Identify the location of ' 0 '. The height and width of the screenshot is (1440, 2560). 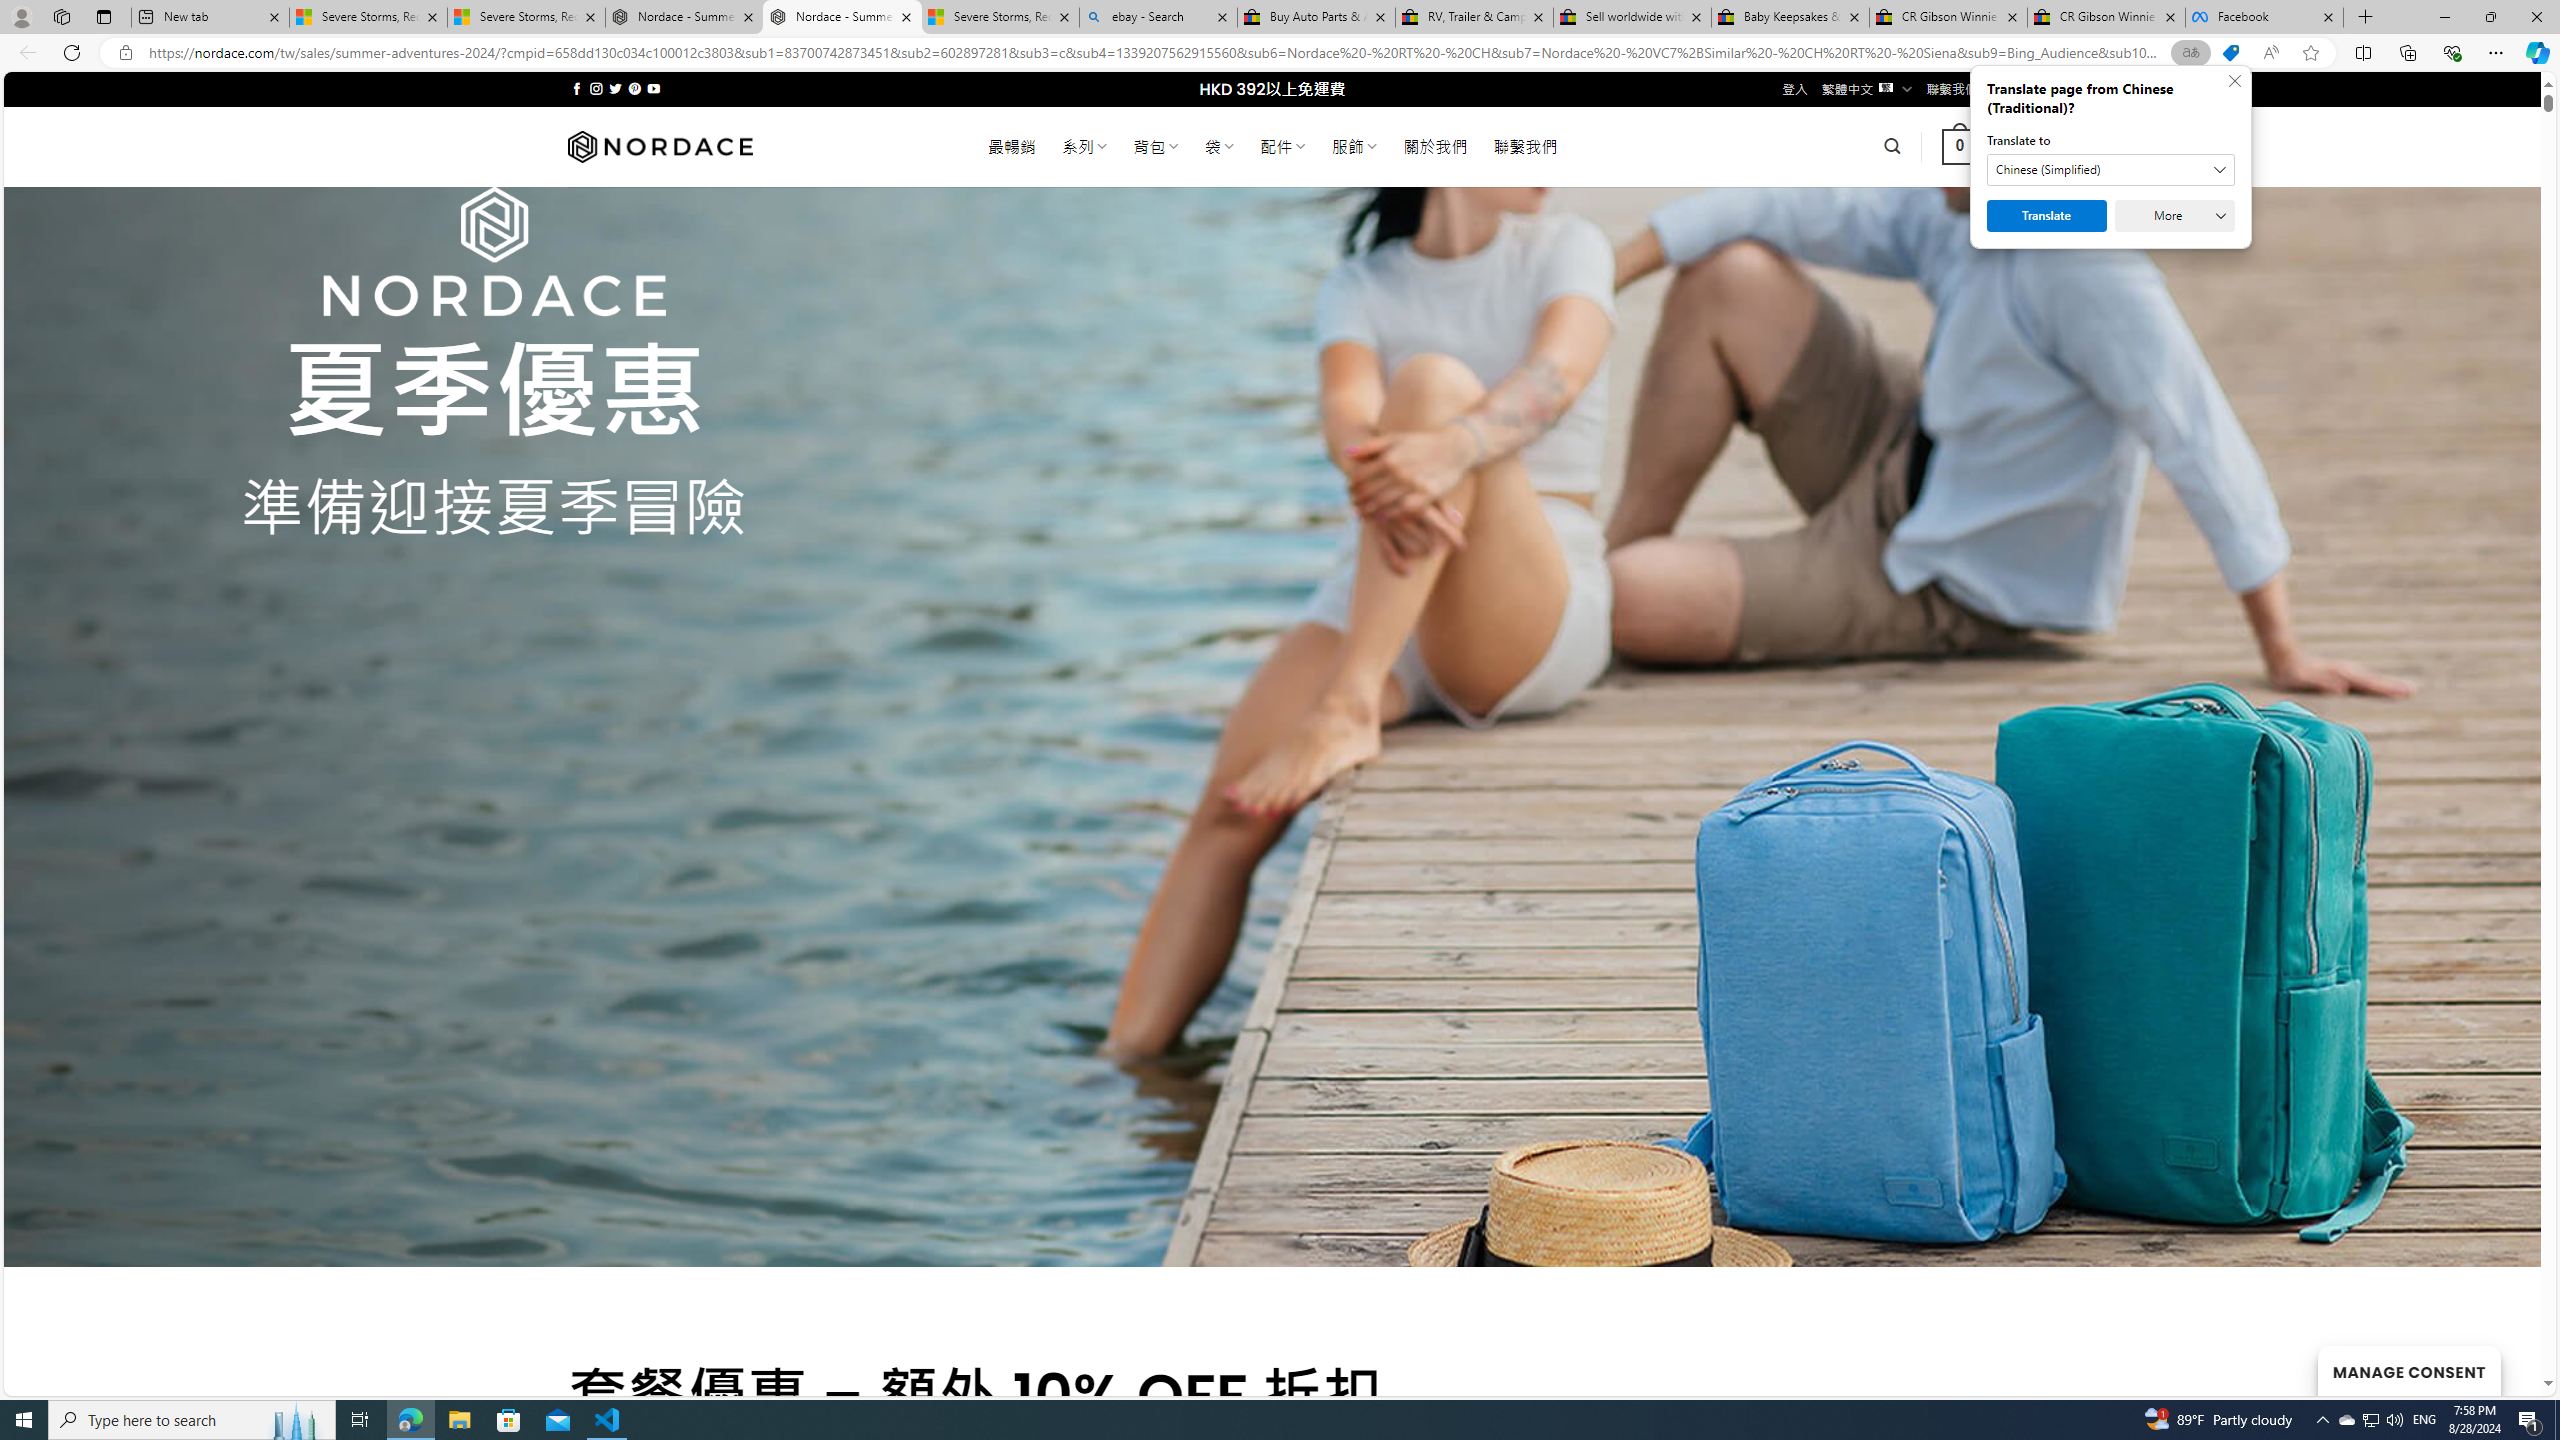
(1960, 145).